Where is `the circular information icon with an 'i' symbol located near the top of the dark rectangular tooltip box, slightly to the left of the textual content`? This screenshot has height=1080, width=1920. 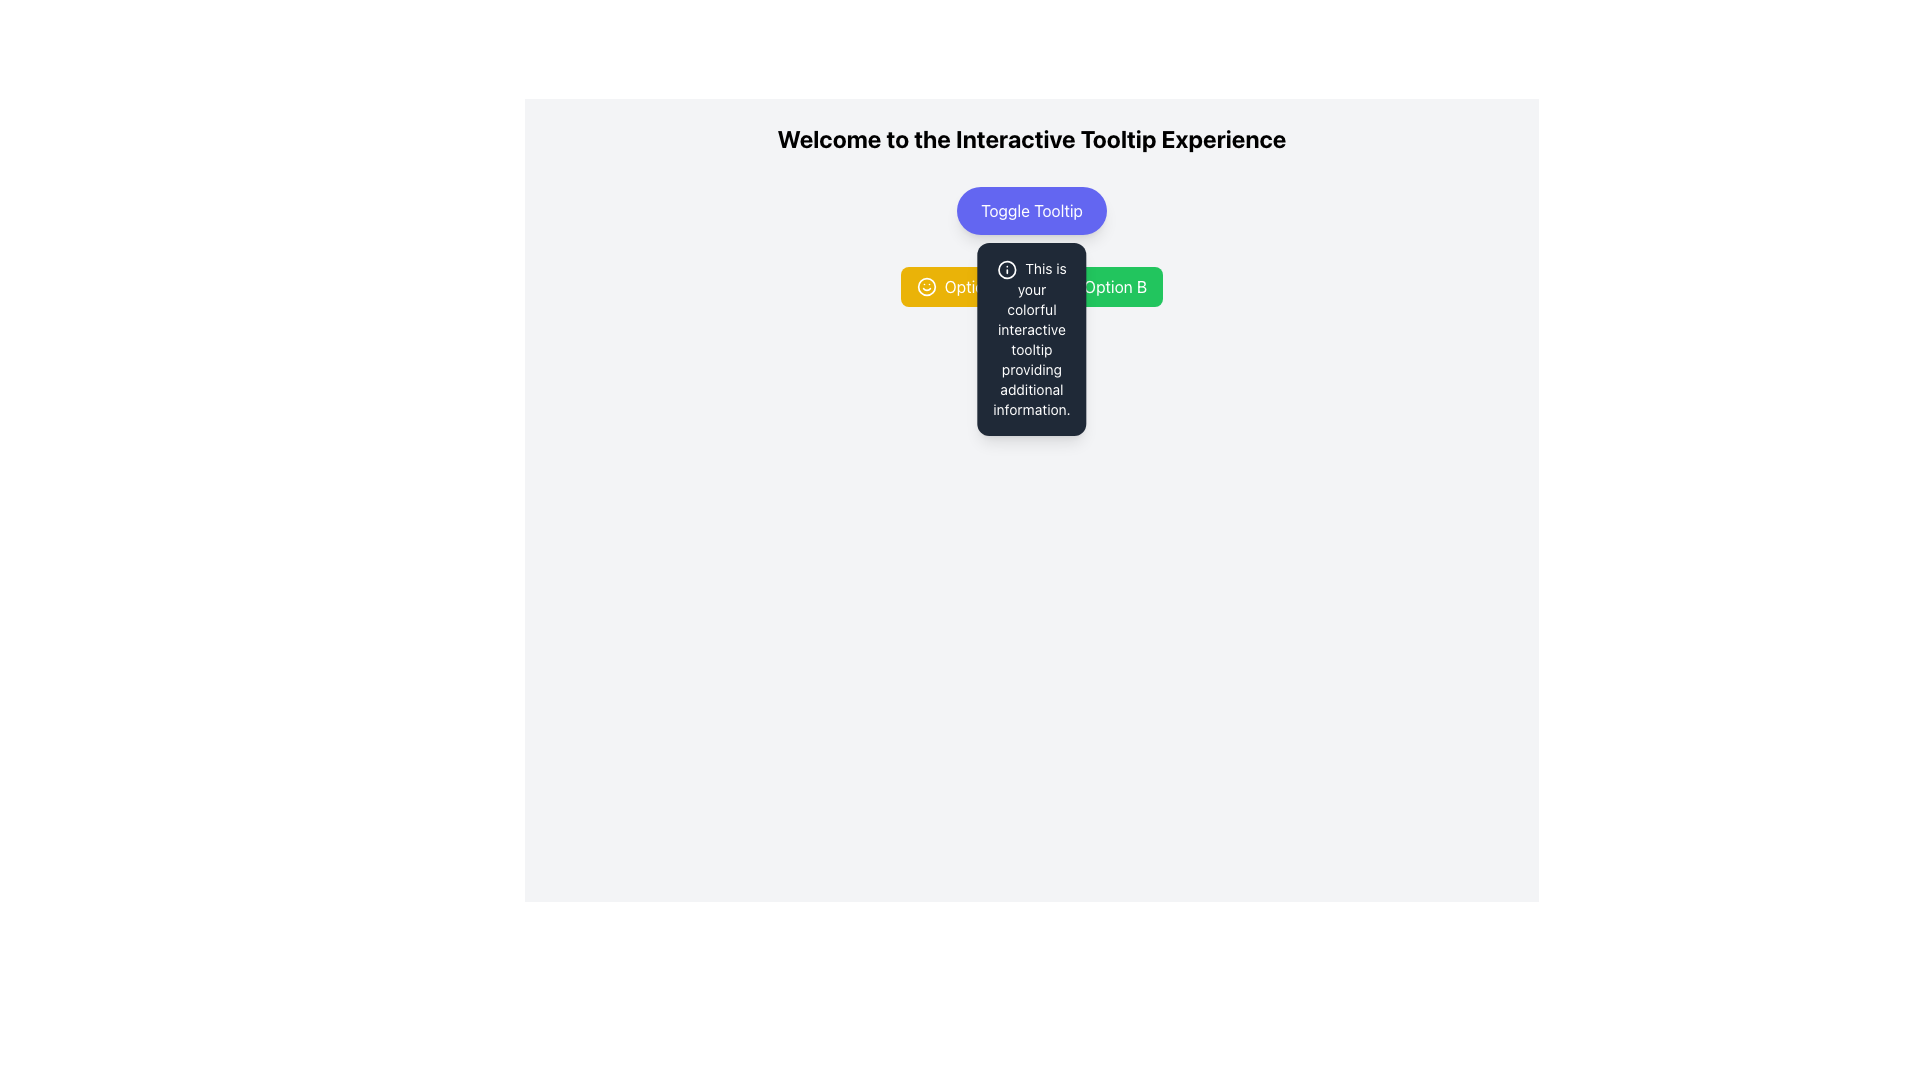 the circular information icon with an 'i' symbol located near the top of the dark rectangular tooltip box, slightly to the left of the textual content is located at coordinates (1007, 270).